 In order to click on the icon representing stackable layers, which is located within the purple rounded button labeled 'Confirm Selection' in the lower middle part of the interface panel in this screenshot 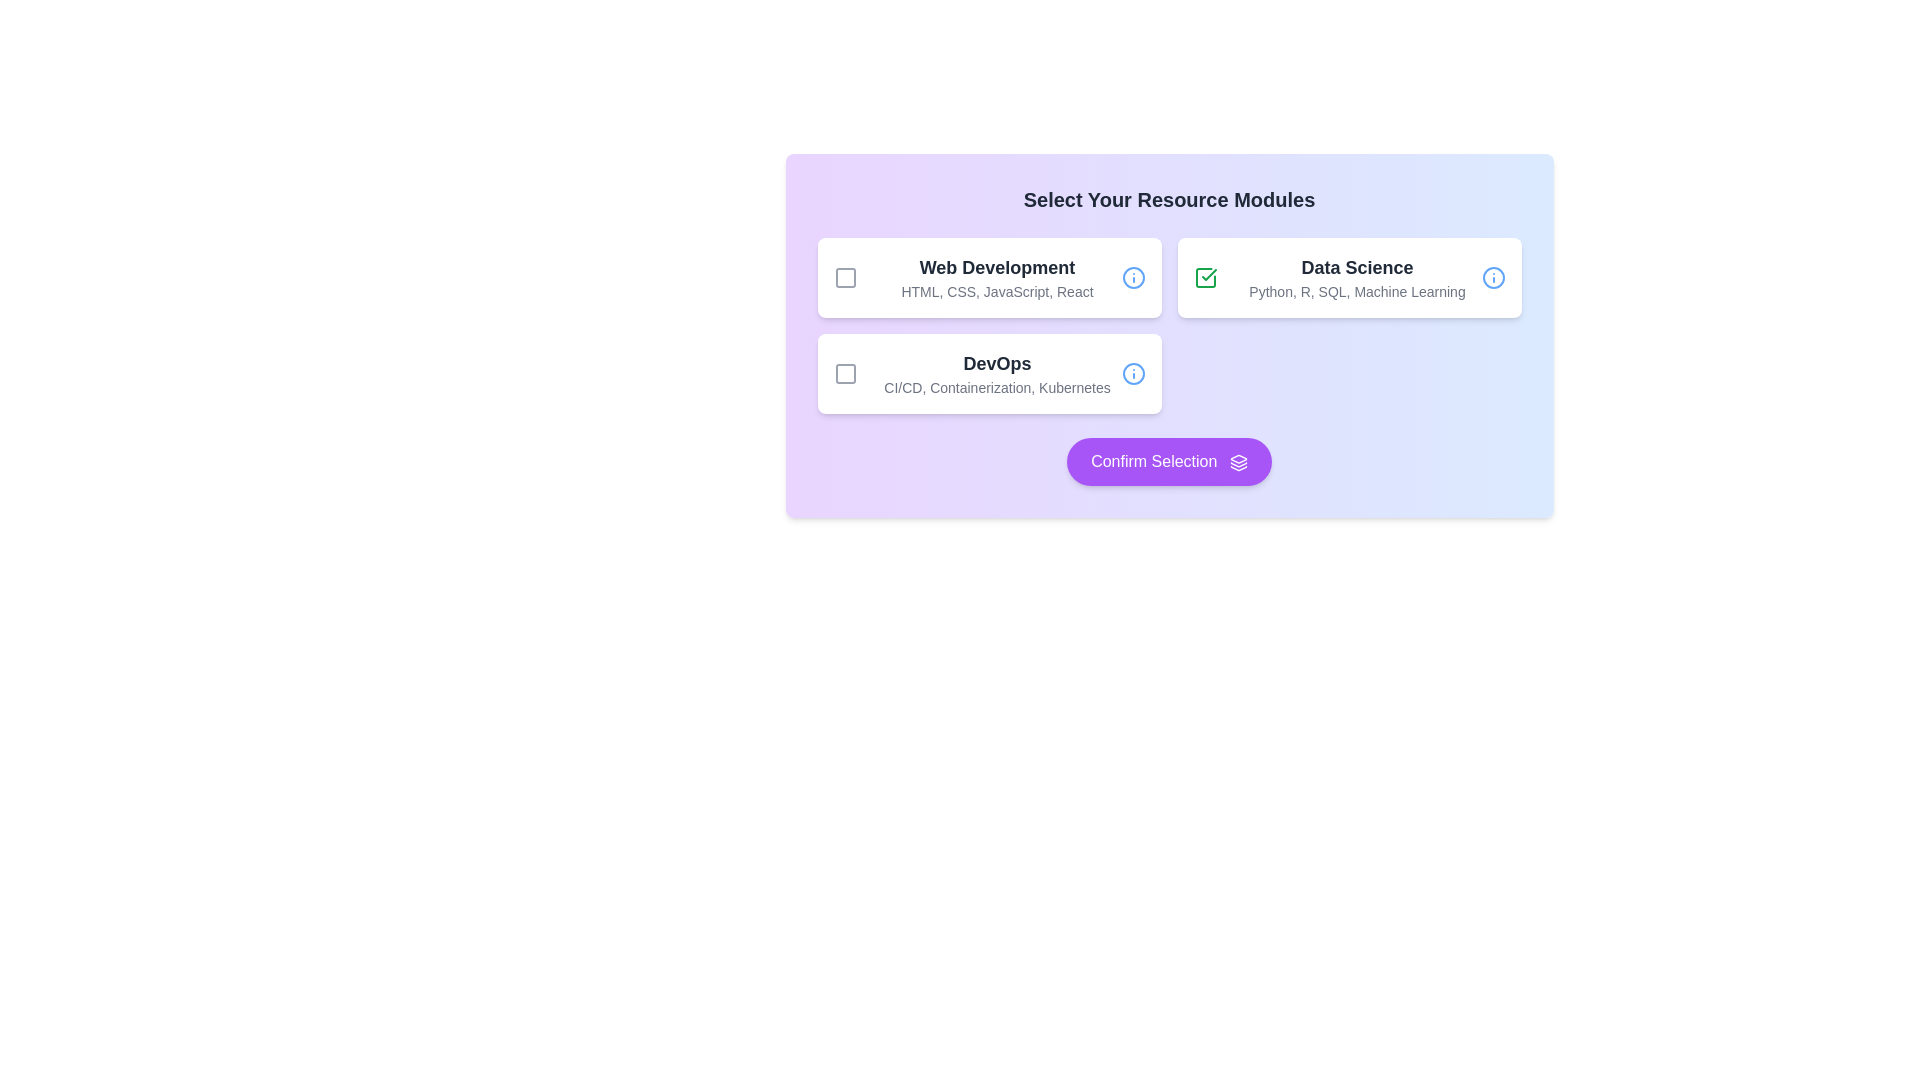, I will do `click(1237, 462)`.